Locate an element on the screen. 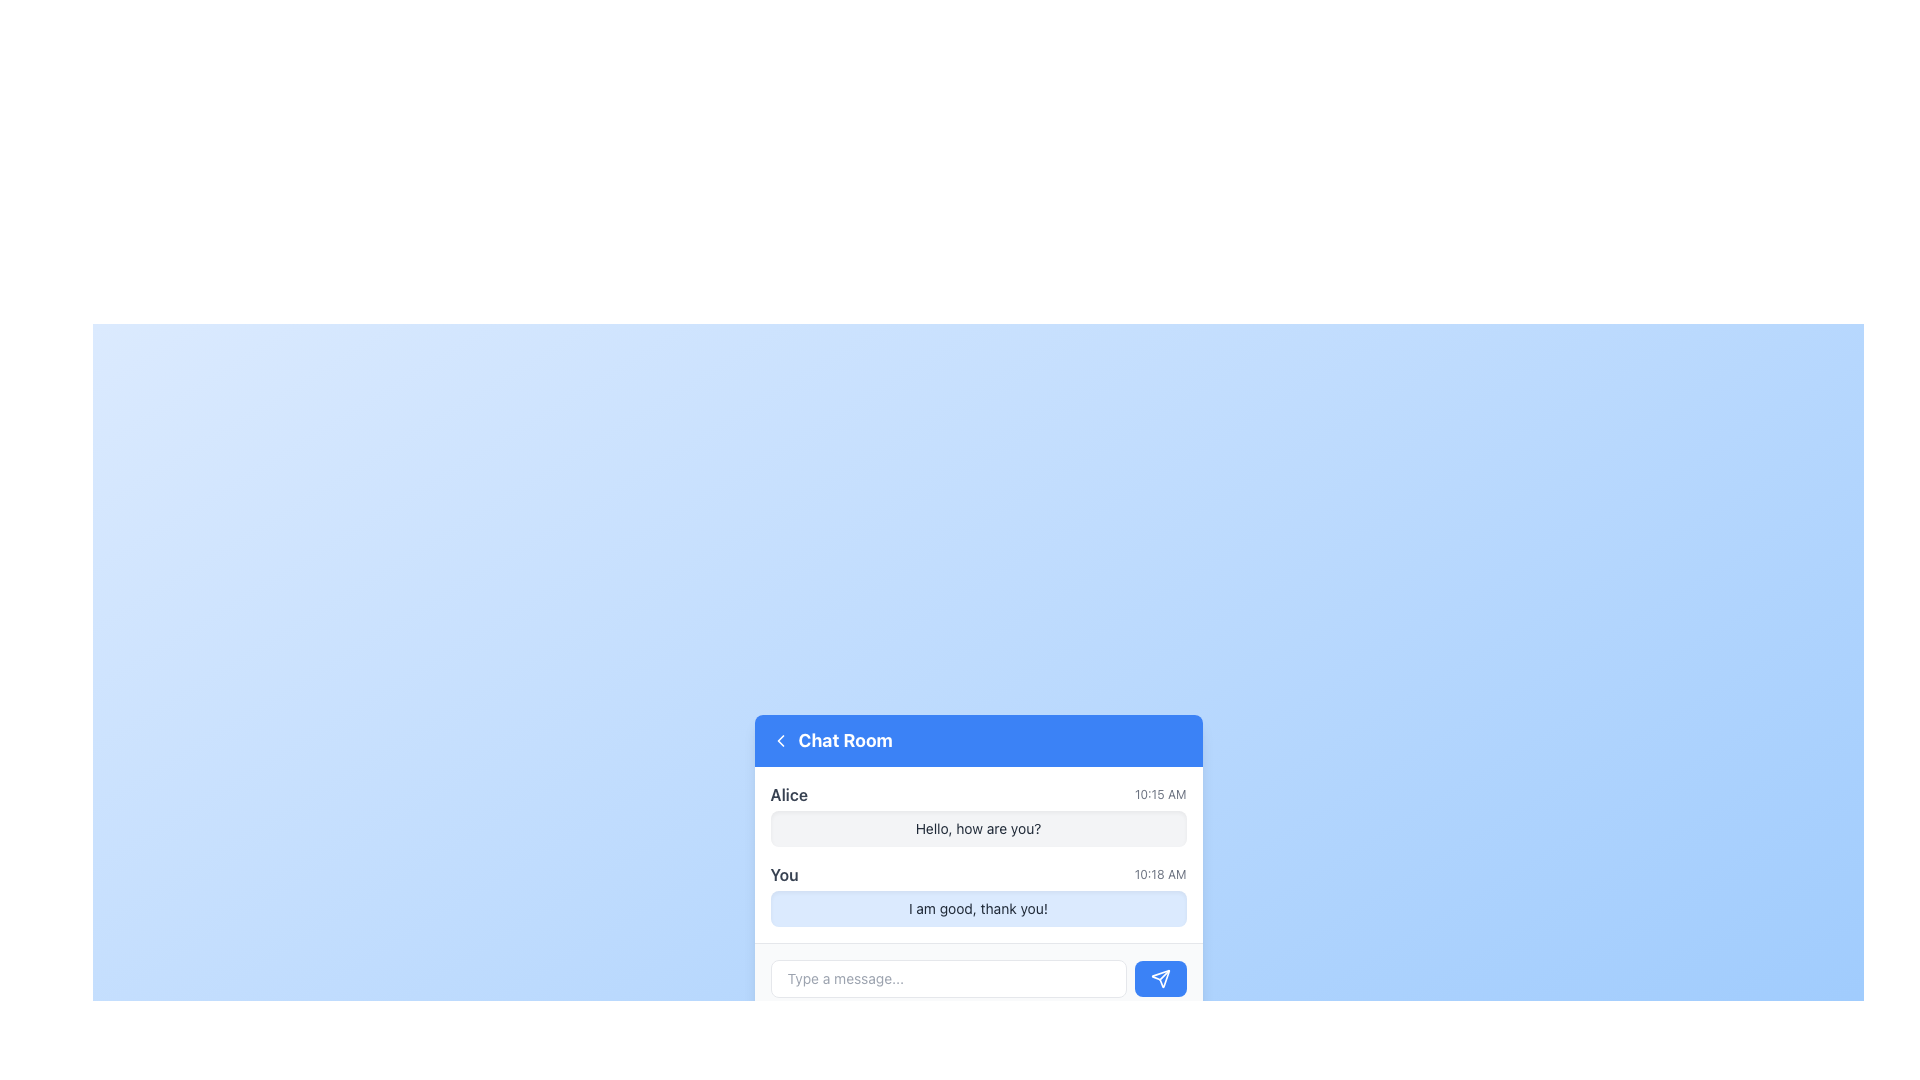 The image size is (1920, 1080). the send button icon, which is the first icon inside the blue circular button located at the far right of the input box in the chat interface is located at coordinates (1160, 977).